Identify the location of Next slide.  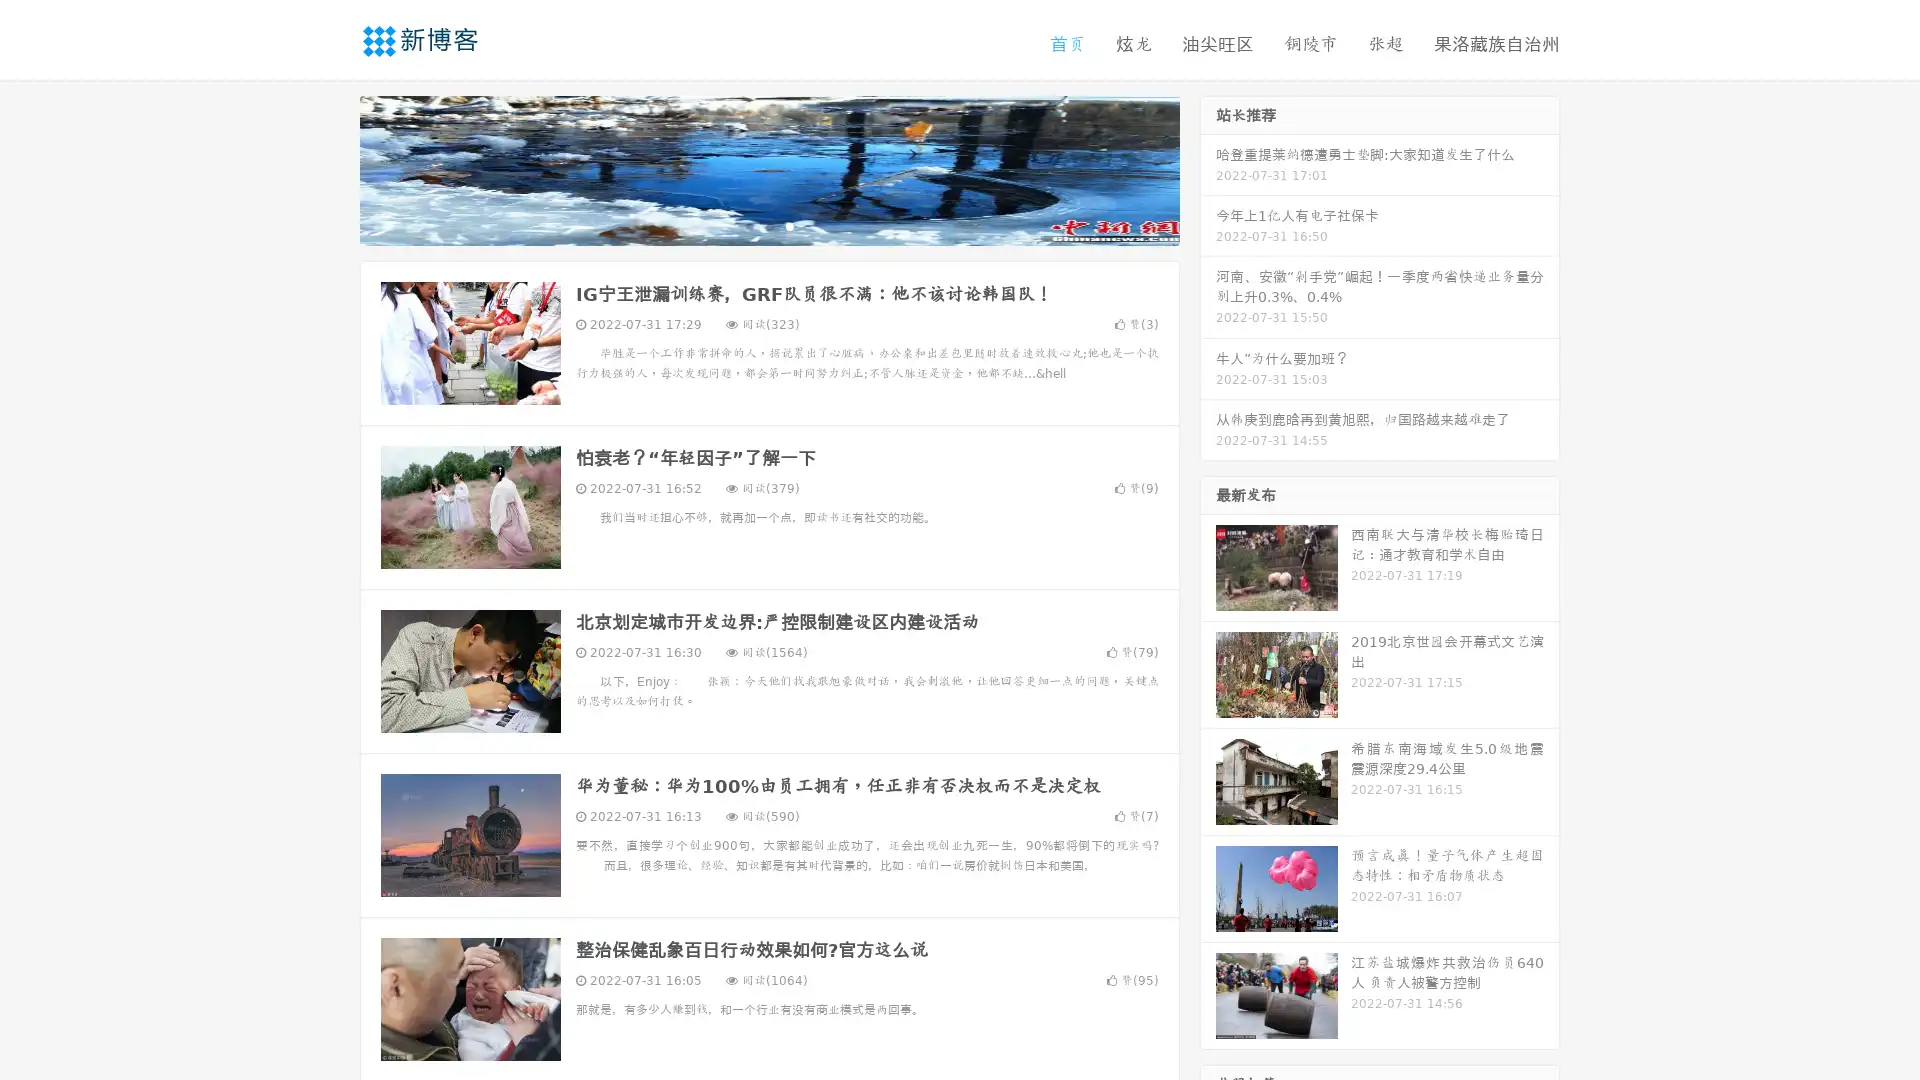
(1208, 168).